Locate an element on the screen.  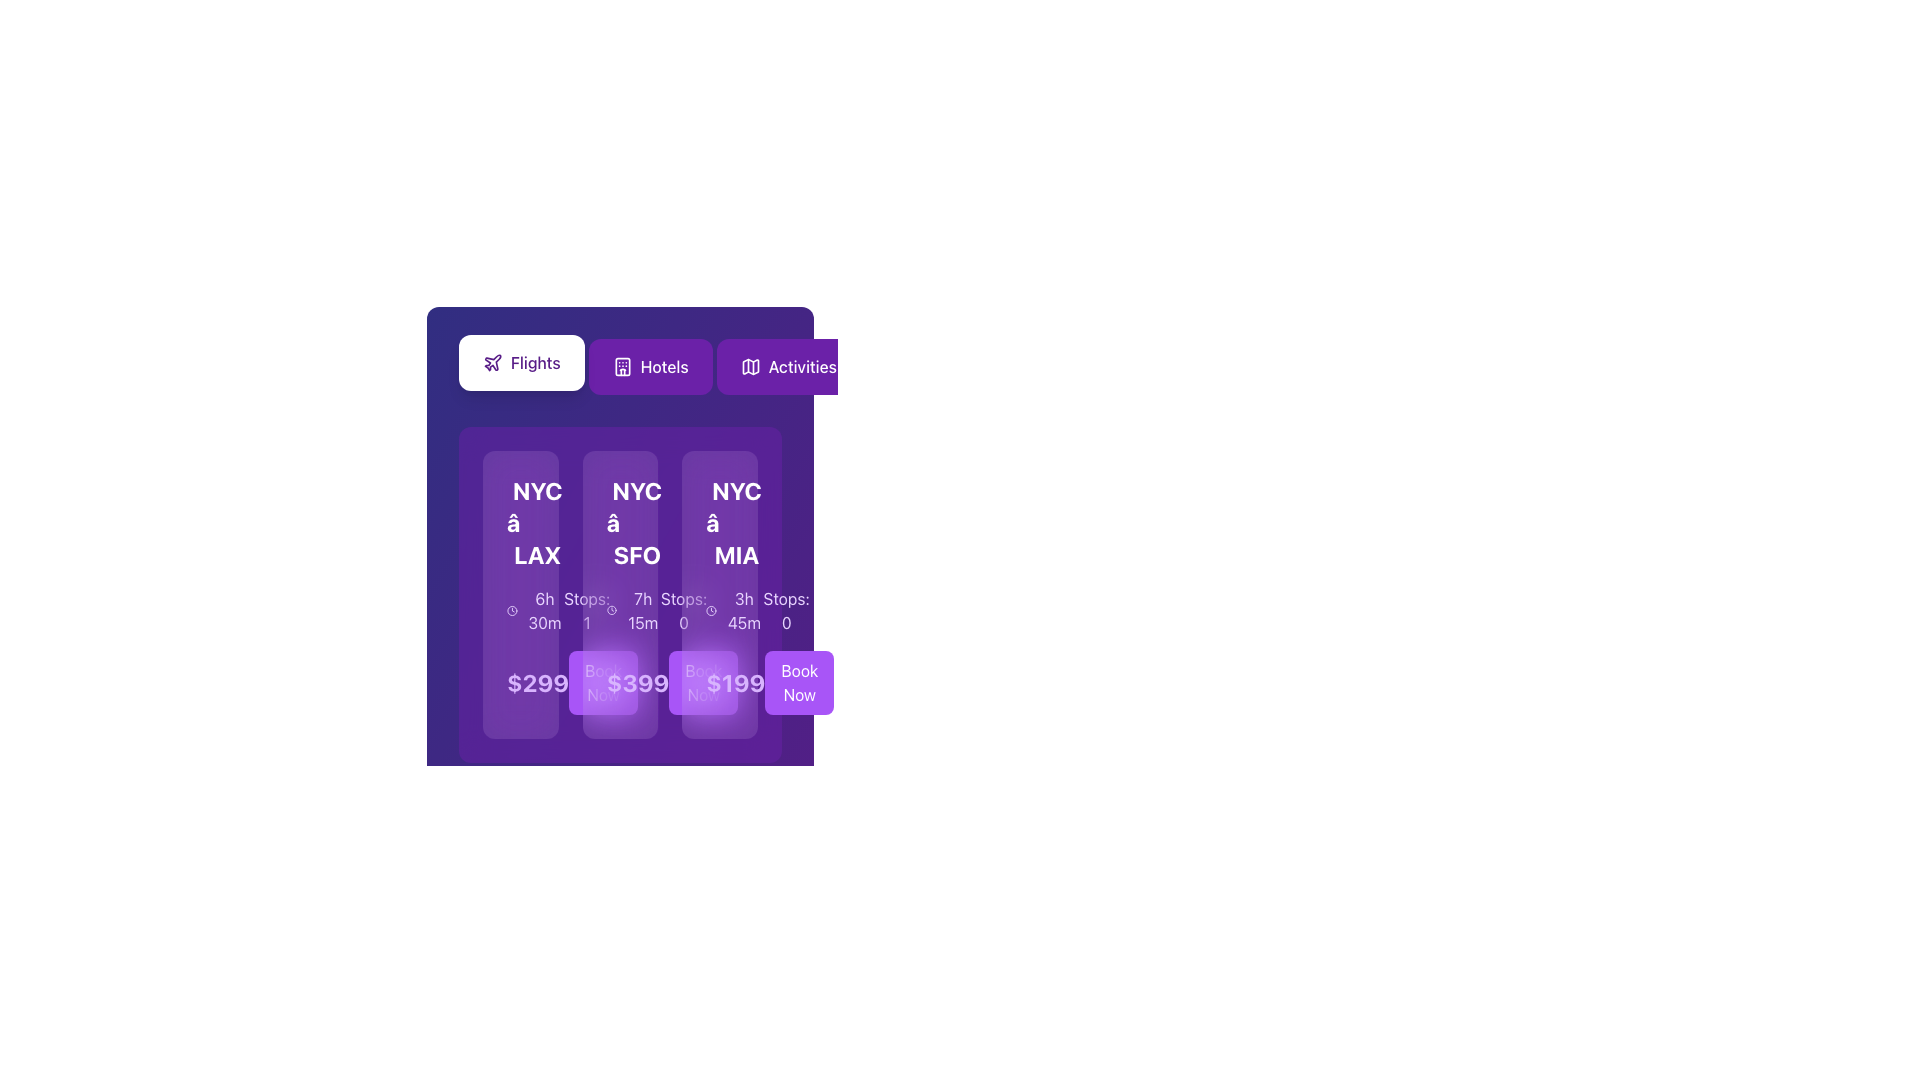
the 'Activities' button, which is the third button in a horizontal group of three buttons labeled 'Flights', 'Hotels', and 'Activities' is located at coordinates (787, 366).